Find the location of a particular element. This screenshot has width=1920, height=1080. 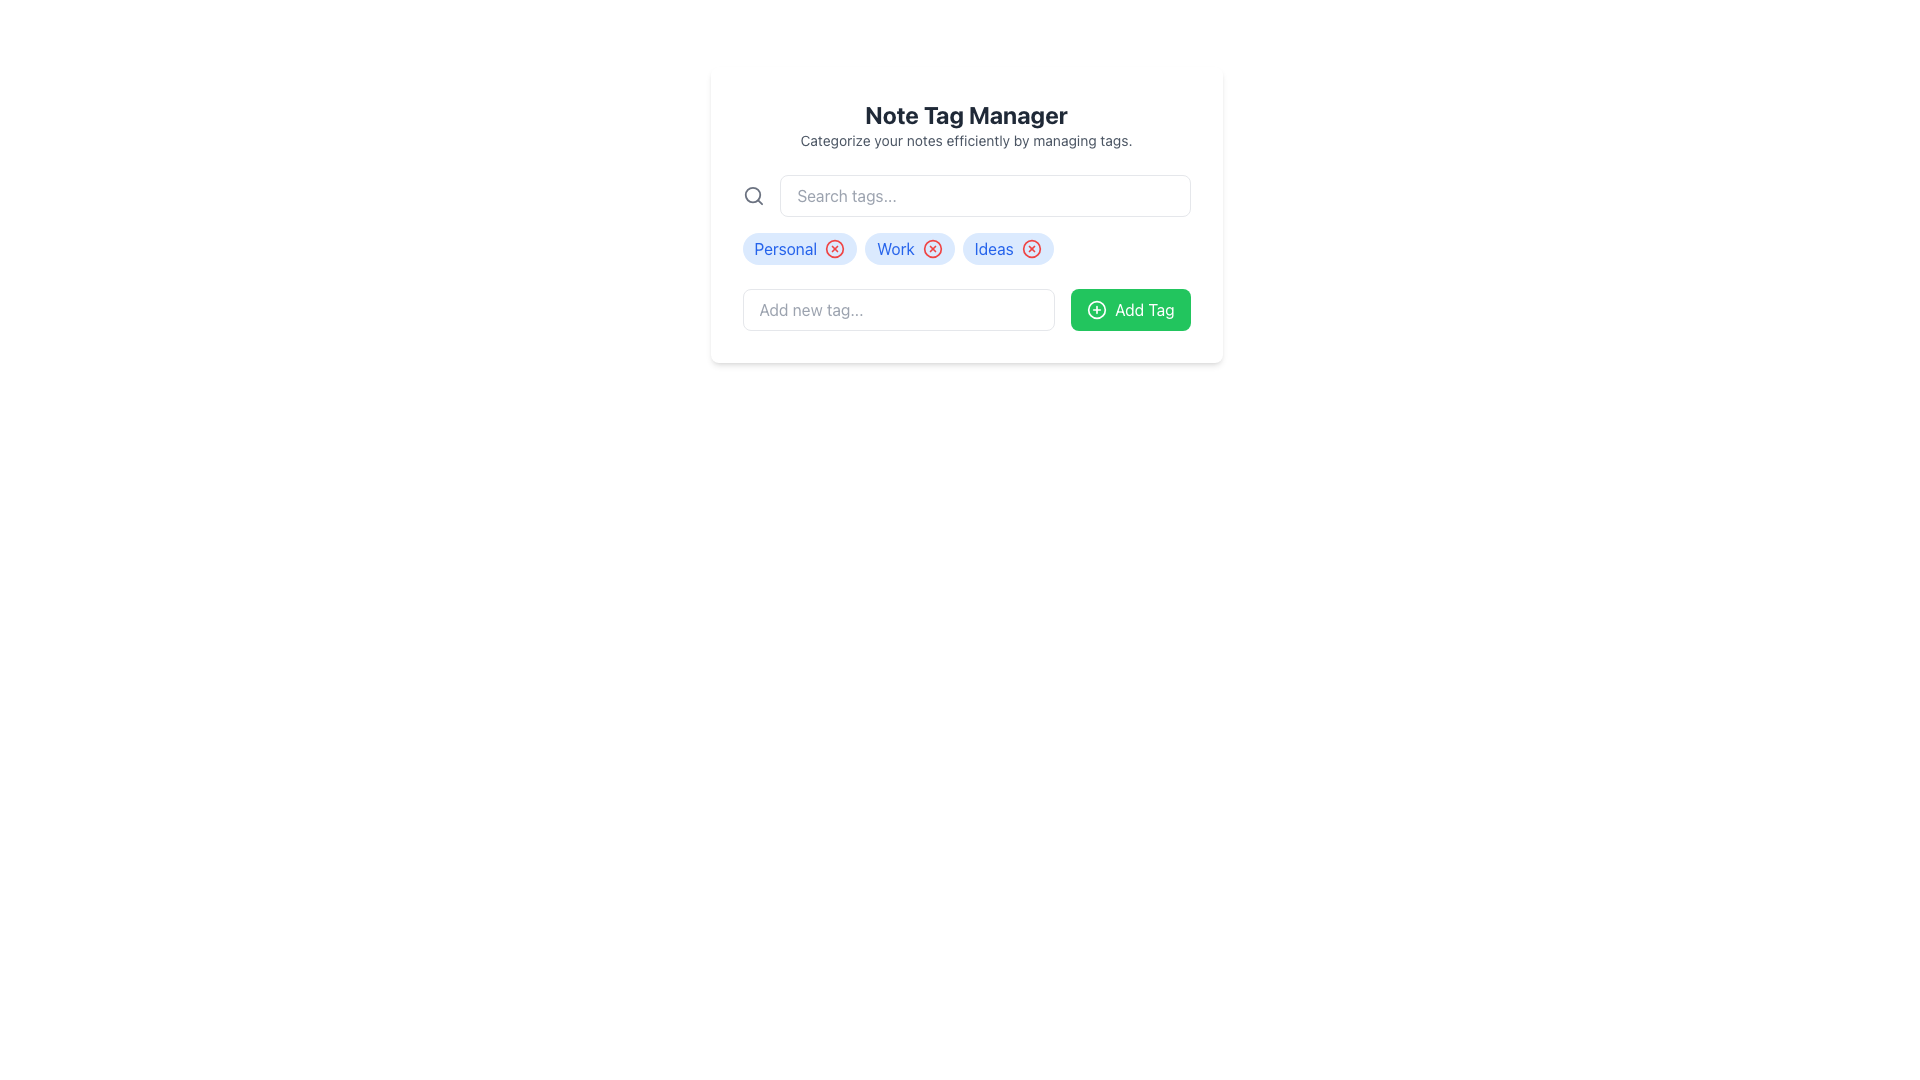

the ornamental SVG element of the 'Remove Tag' icon located to the right of the 'Ideas' text label is located at coordinates (1031, 248).